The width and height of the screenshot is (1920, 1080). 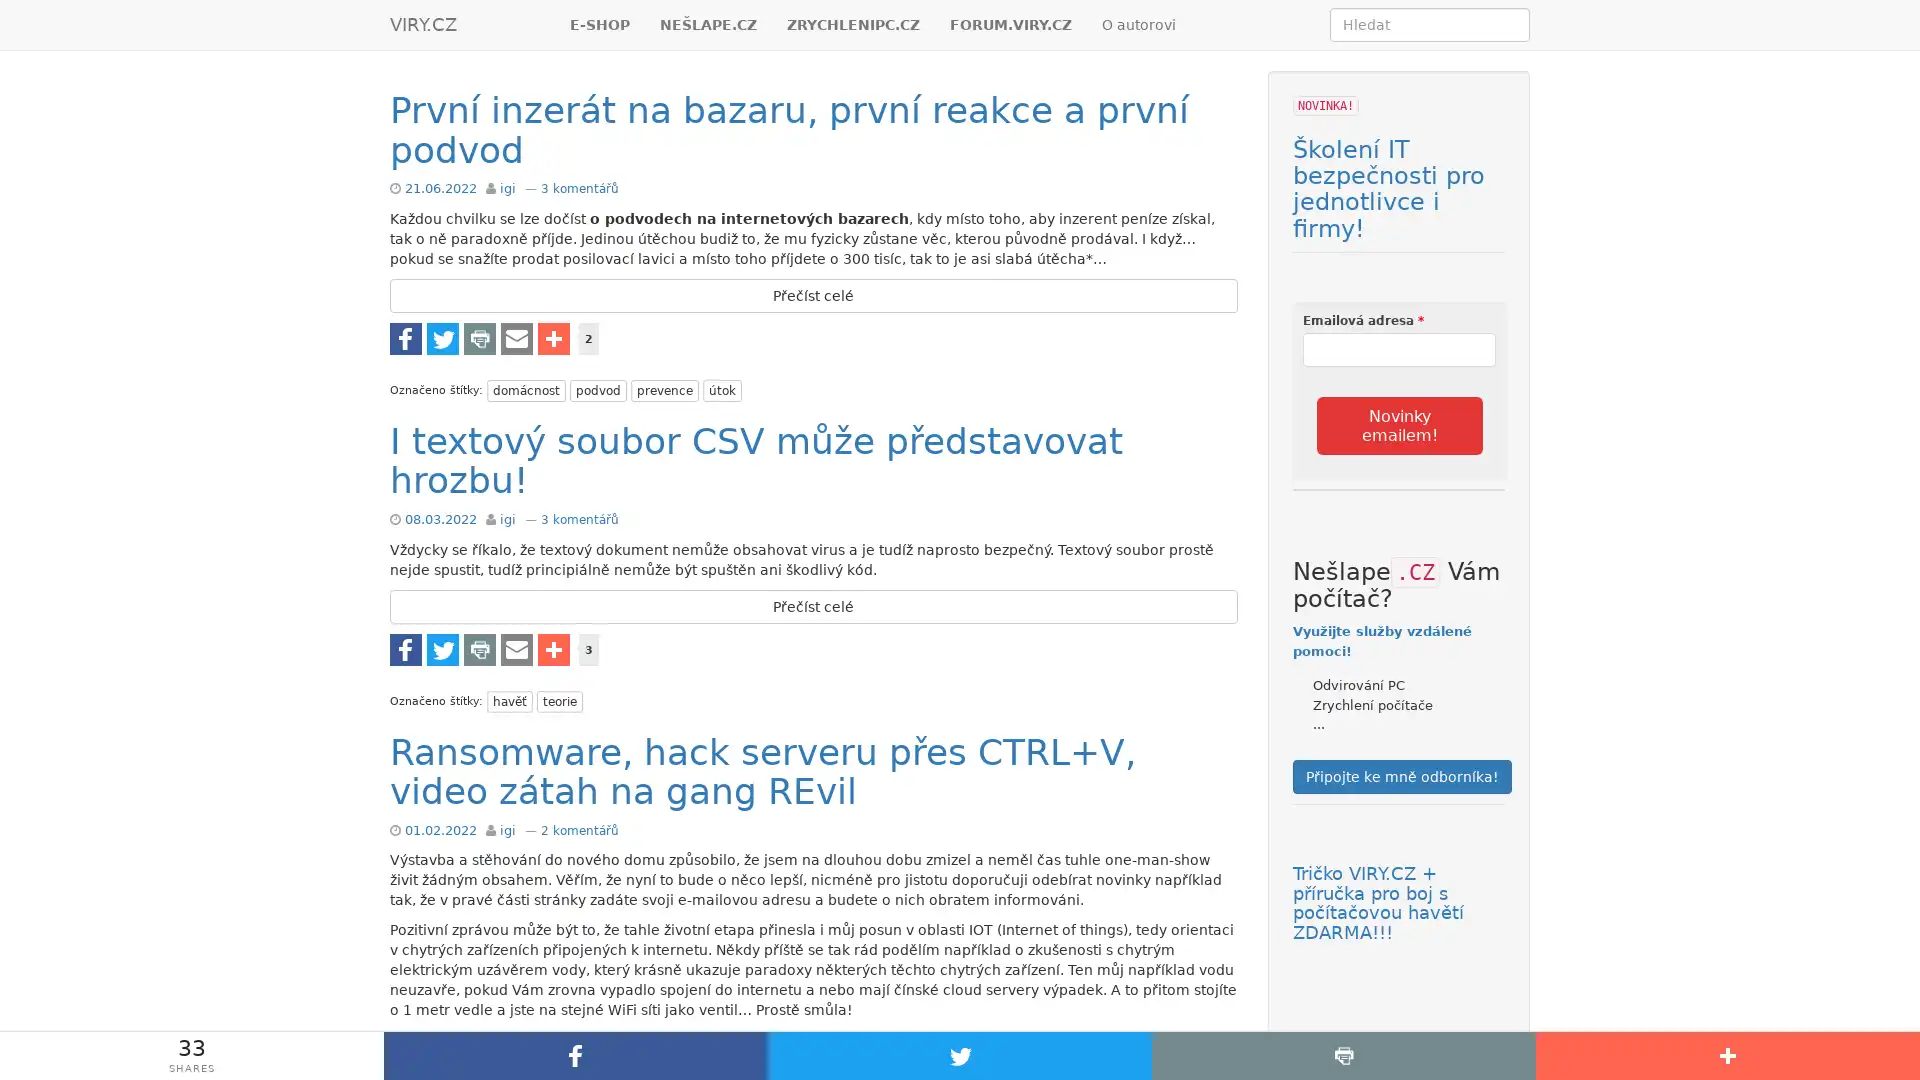 I want to click on Share to Twitter, so click(x=441, y=337).